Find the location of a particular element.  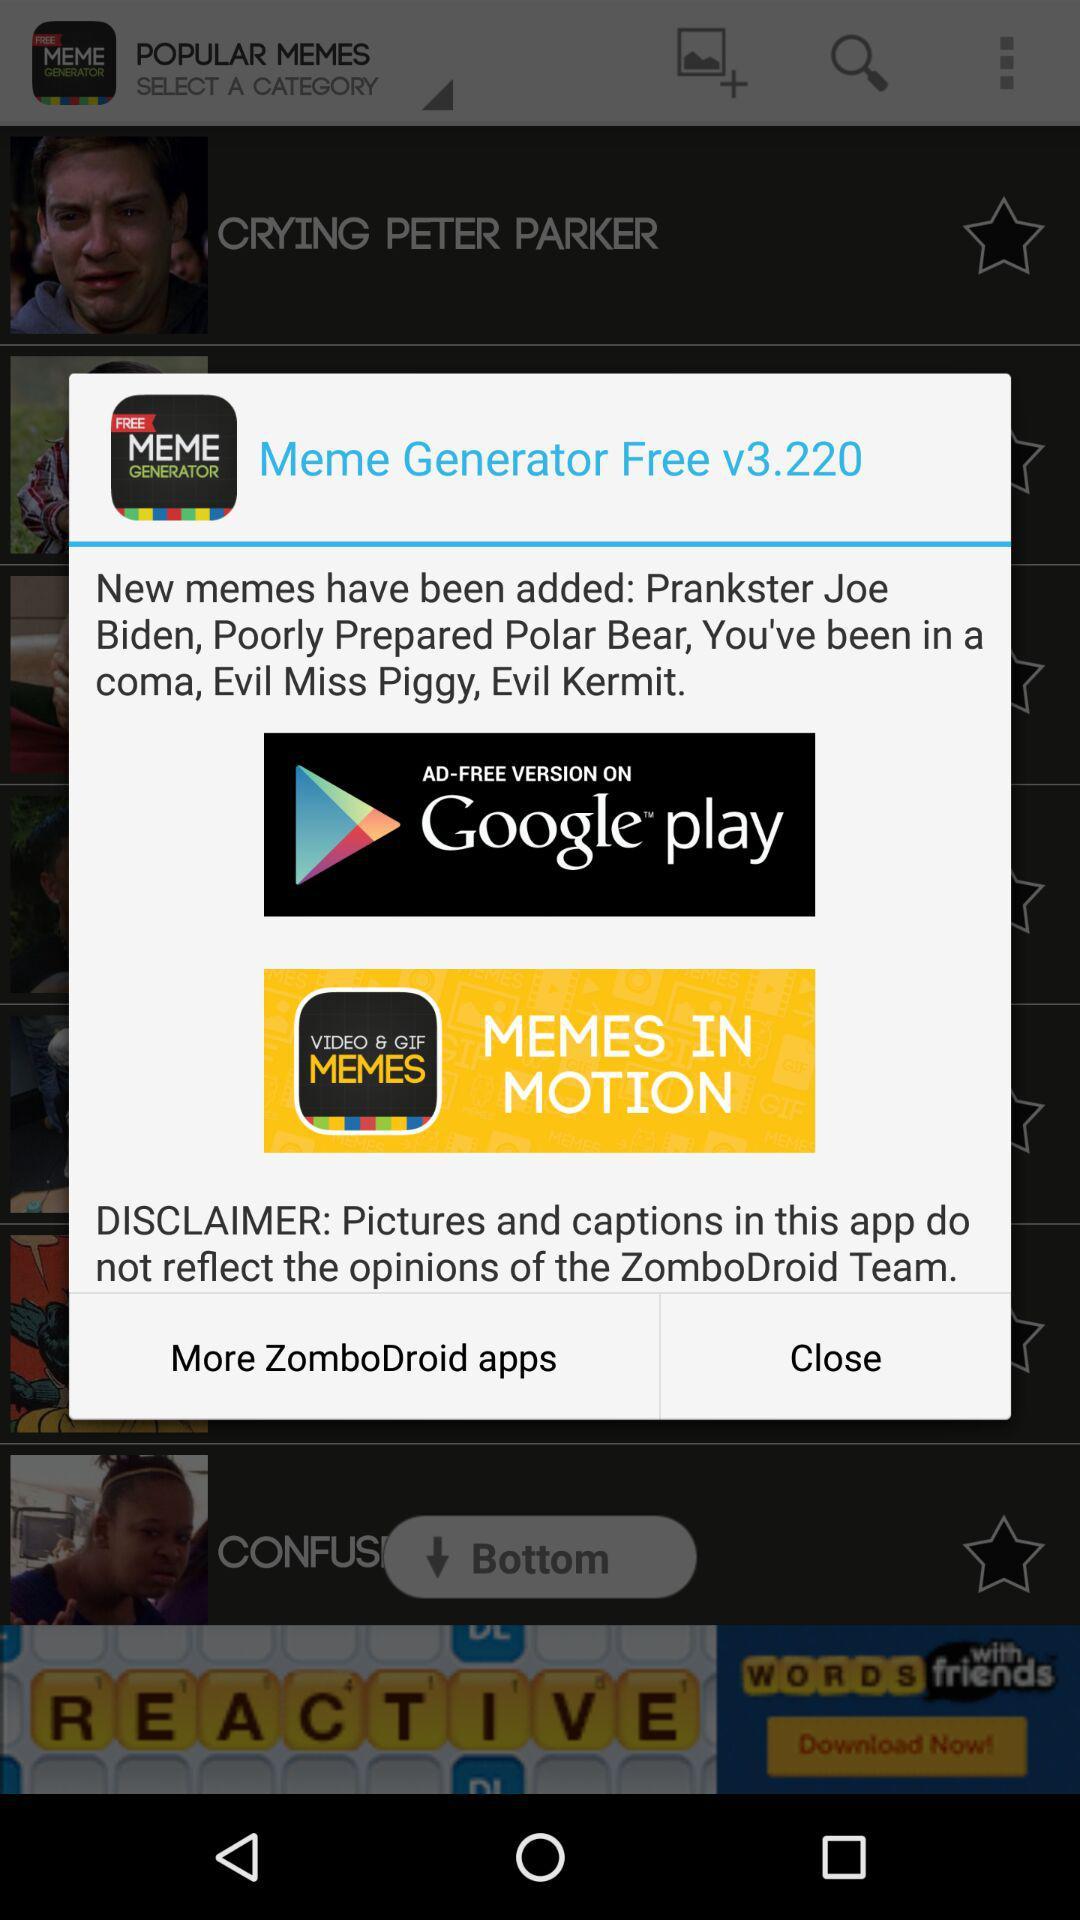

download app is located at coordinates (538, 1059).